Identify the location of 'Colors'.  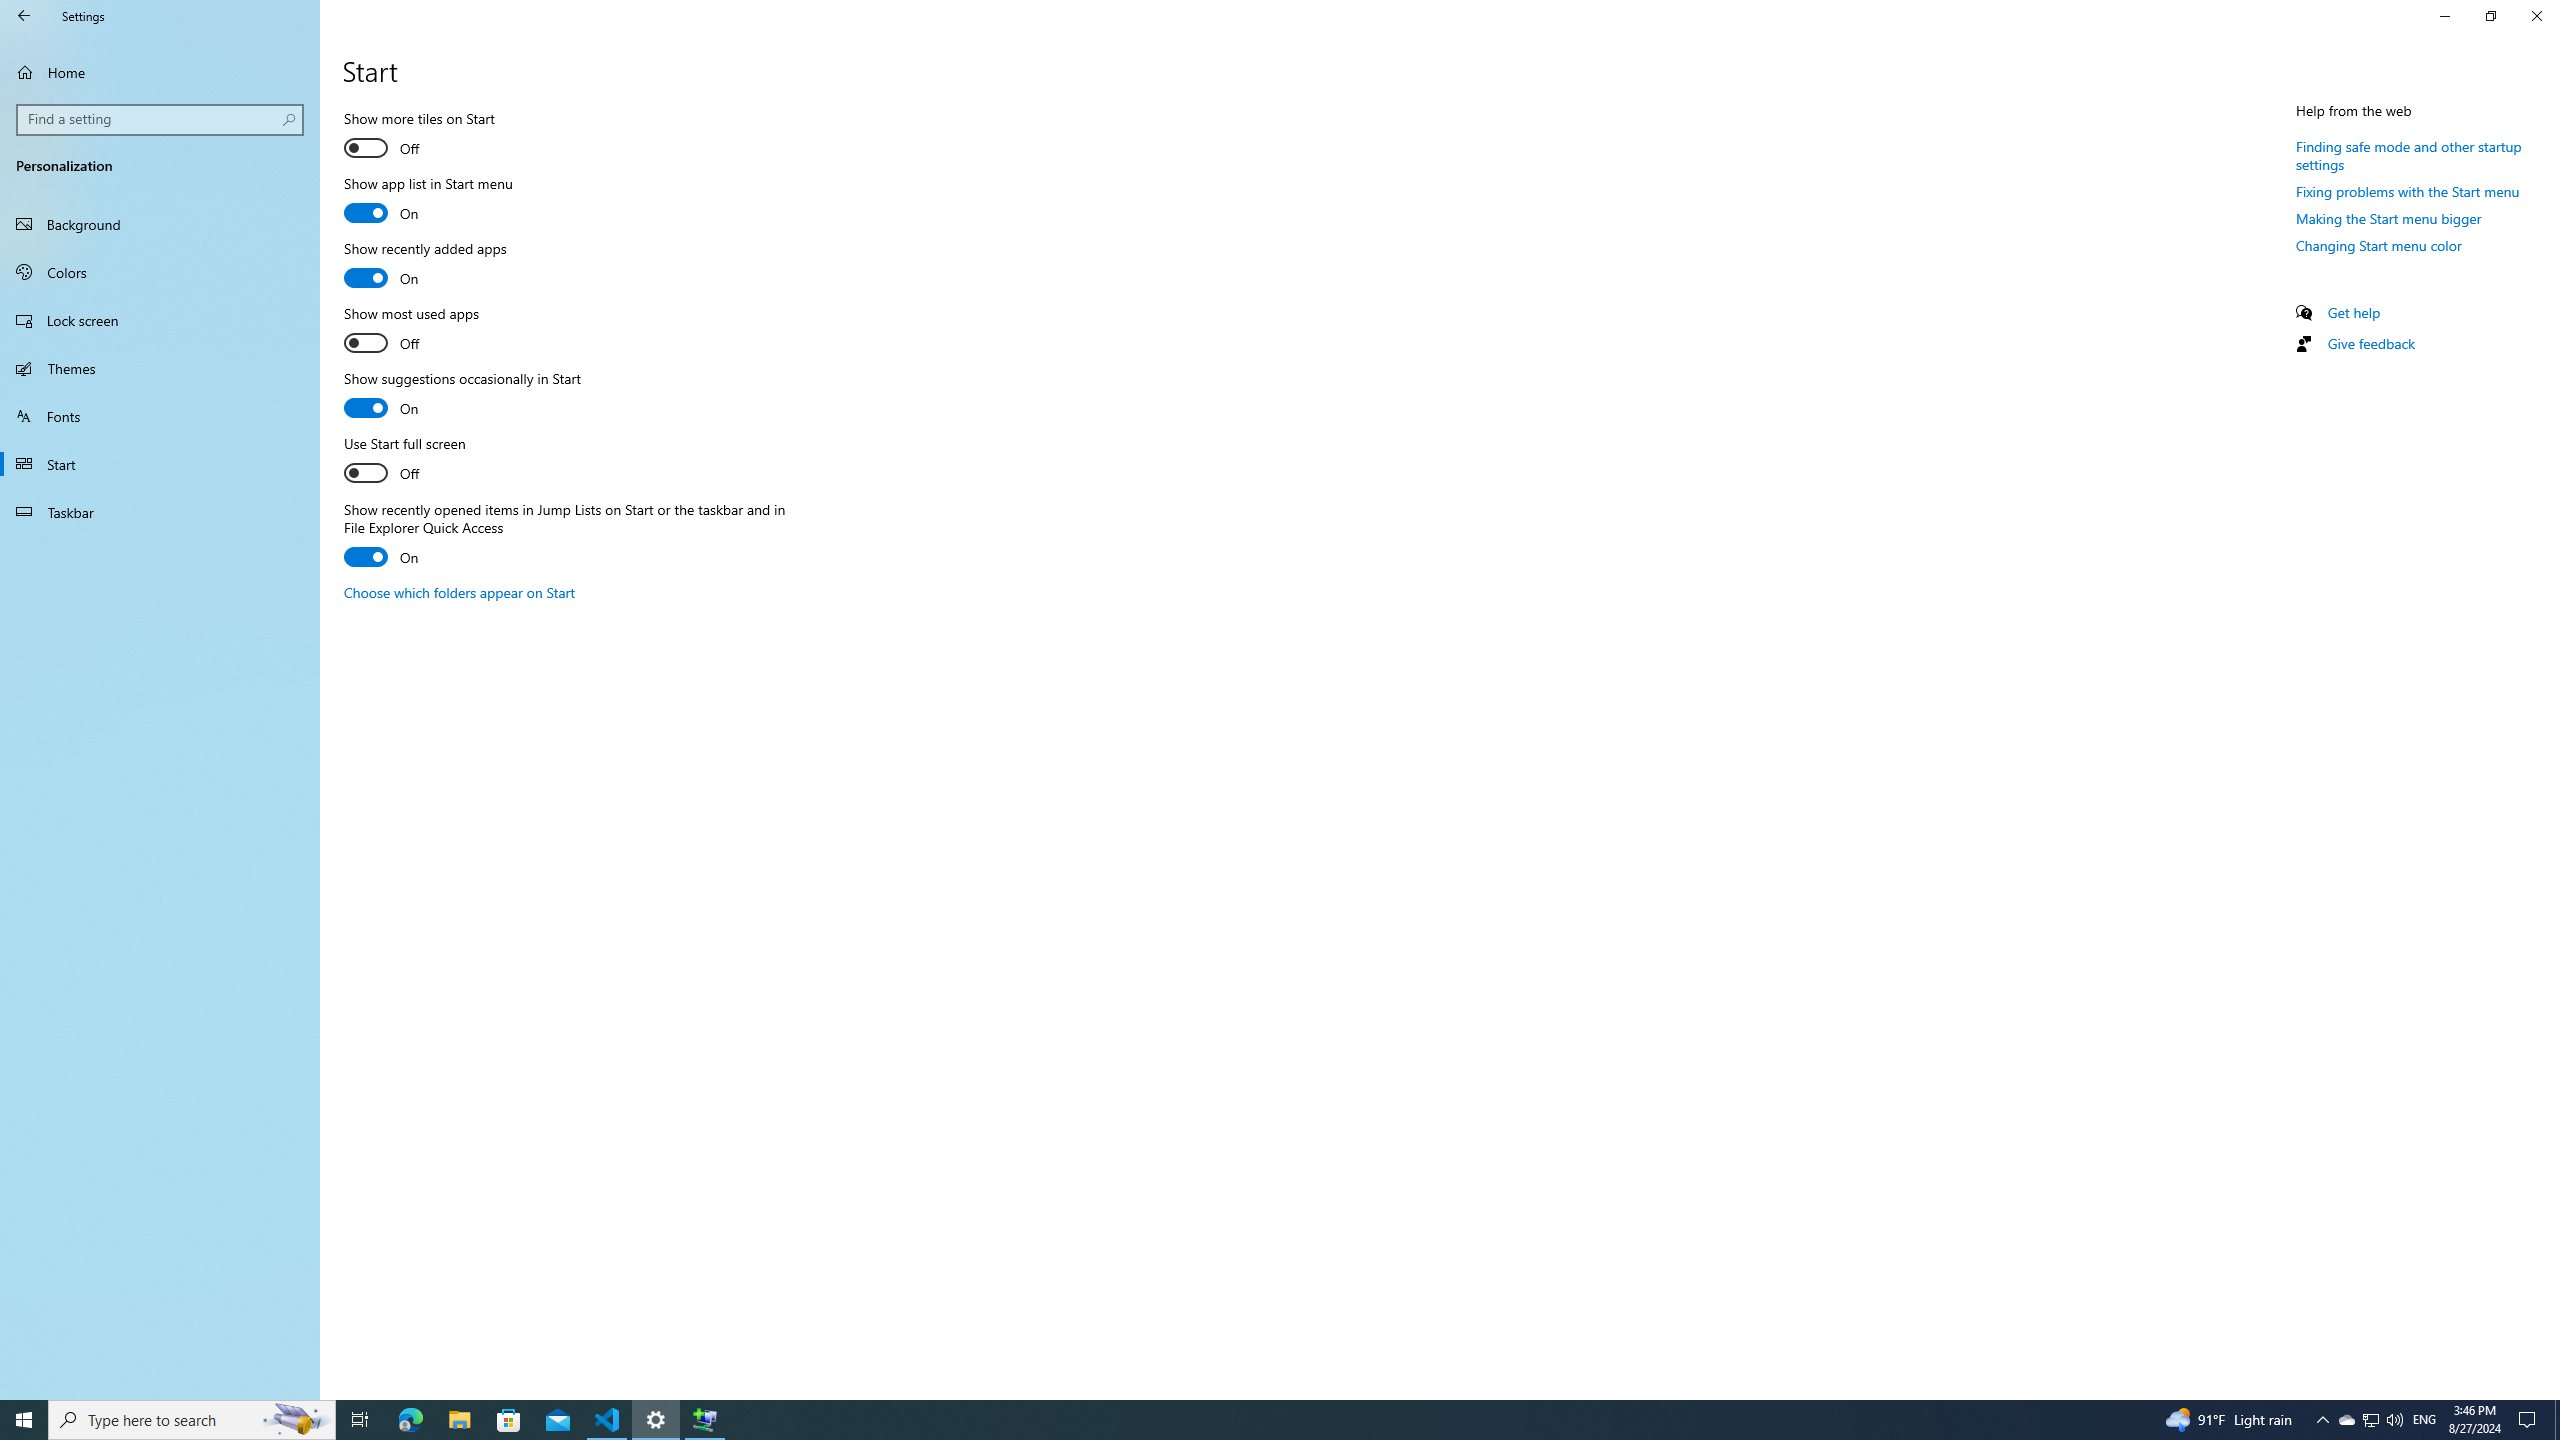
(159, 271).